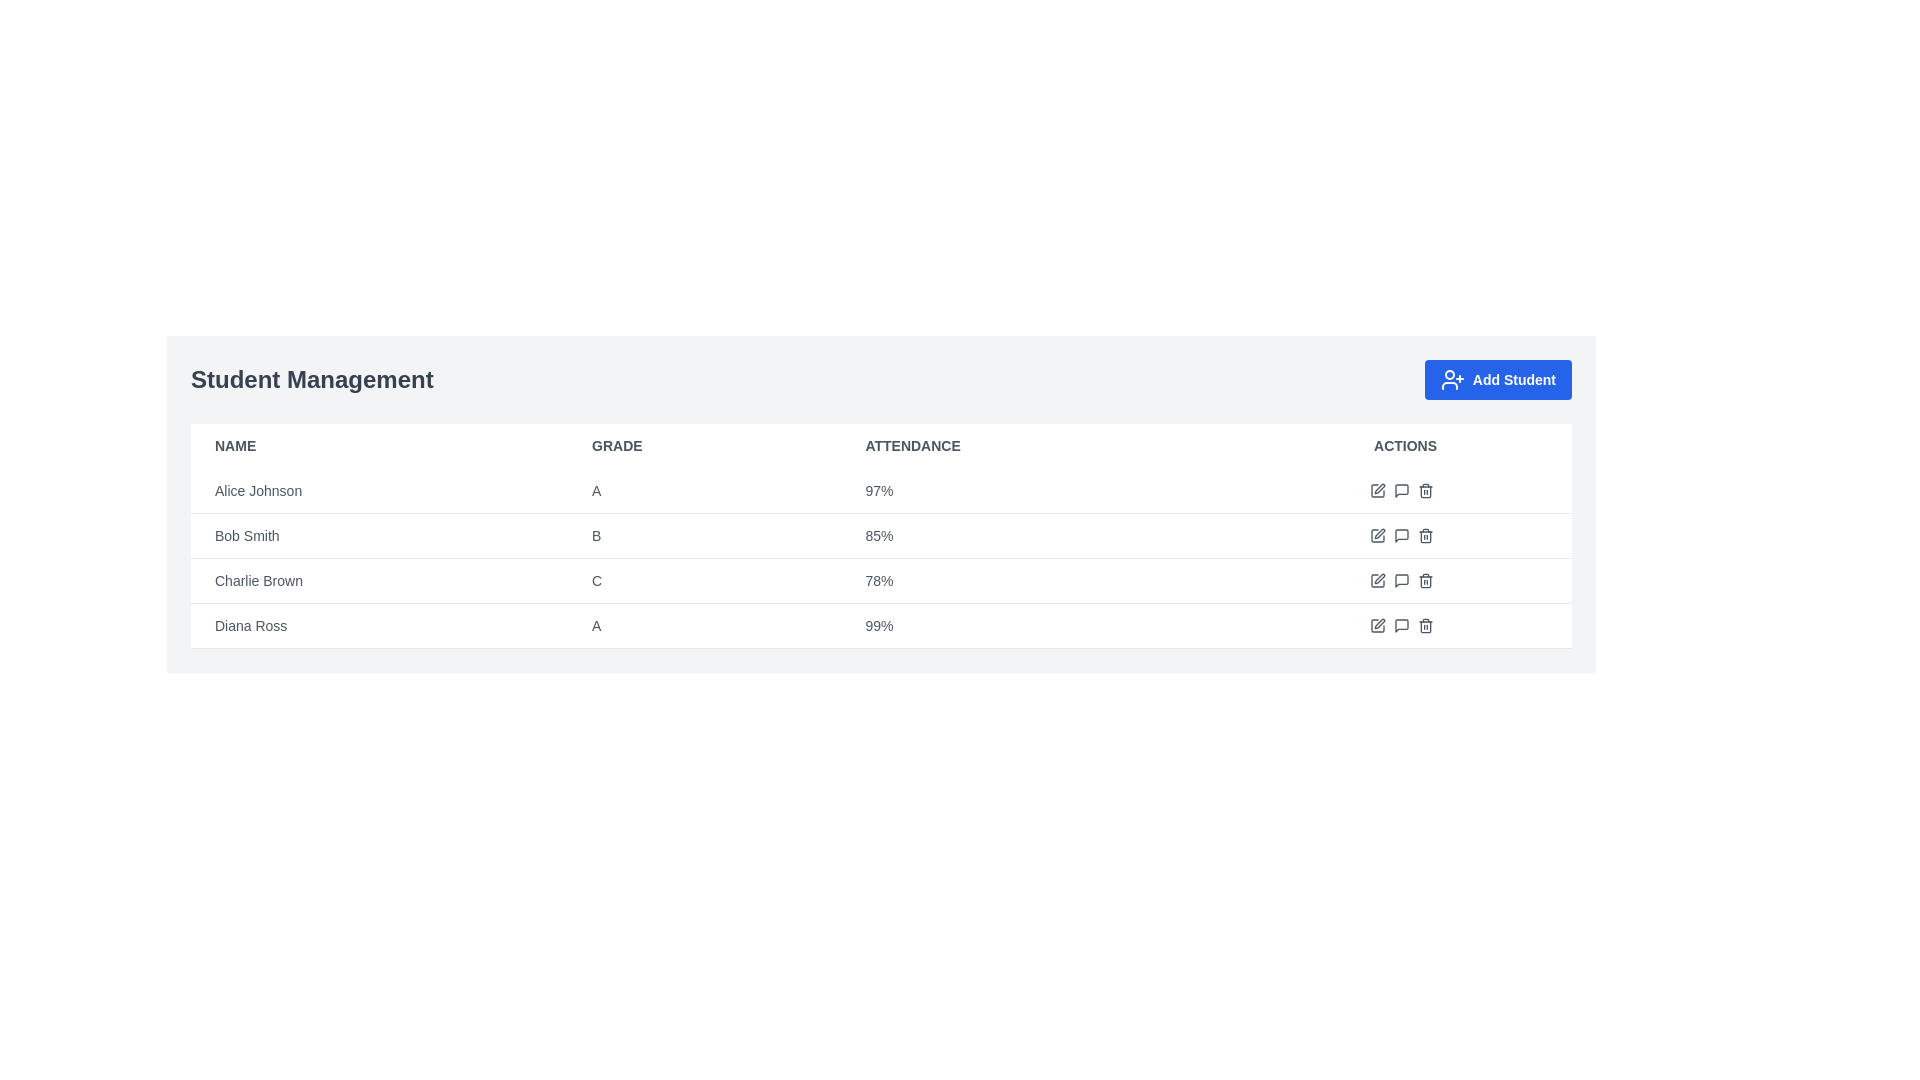  What do you see at coordinates (1378, 578) in the screenshot?
I see `the pen-shaped edit icon located in the 'Actions' column of the table, aligned with the row for 'Charlie Brown' to initiate the edit action` at bounding box center [1378, 578].